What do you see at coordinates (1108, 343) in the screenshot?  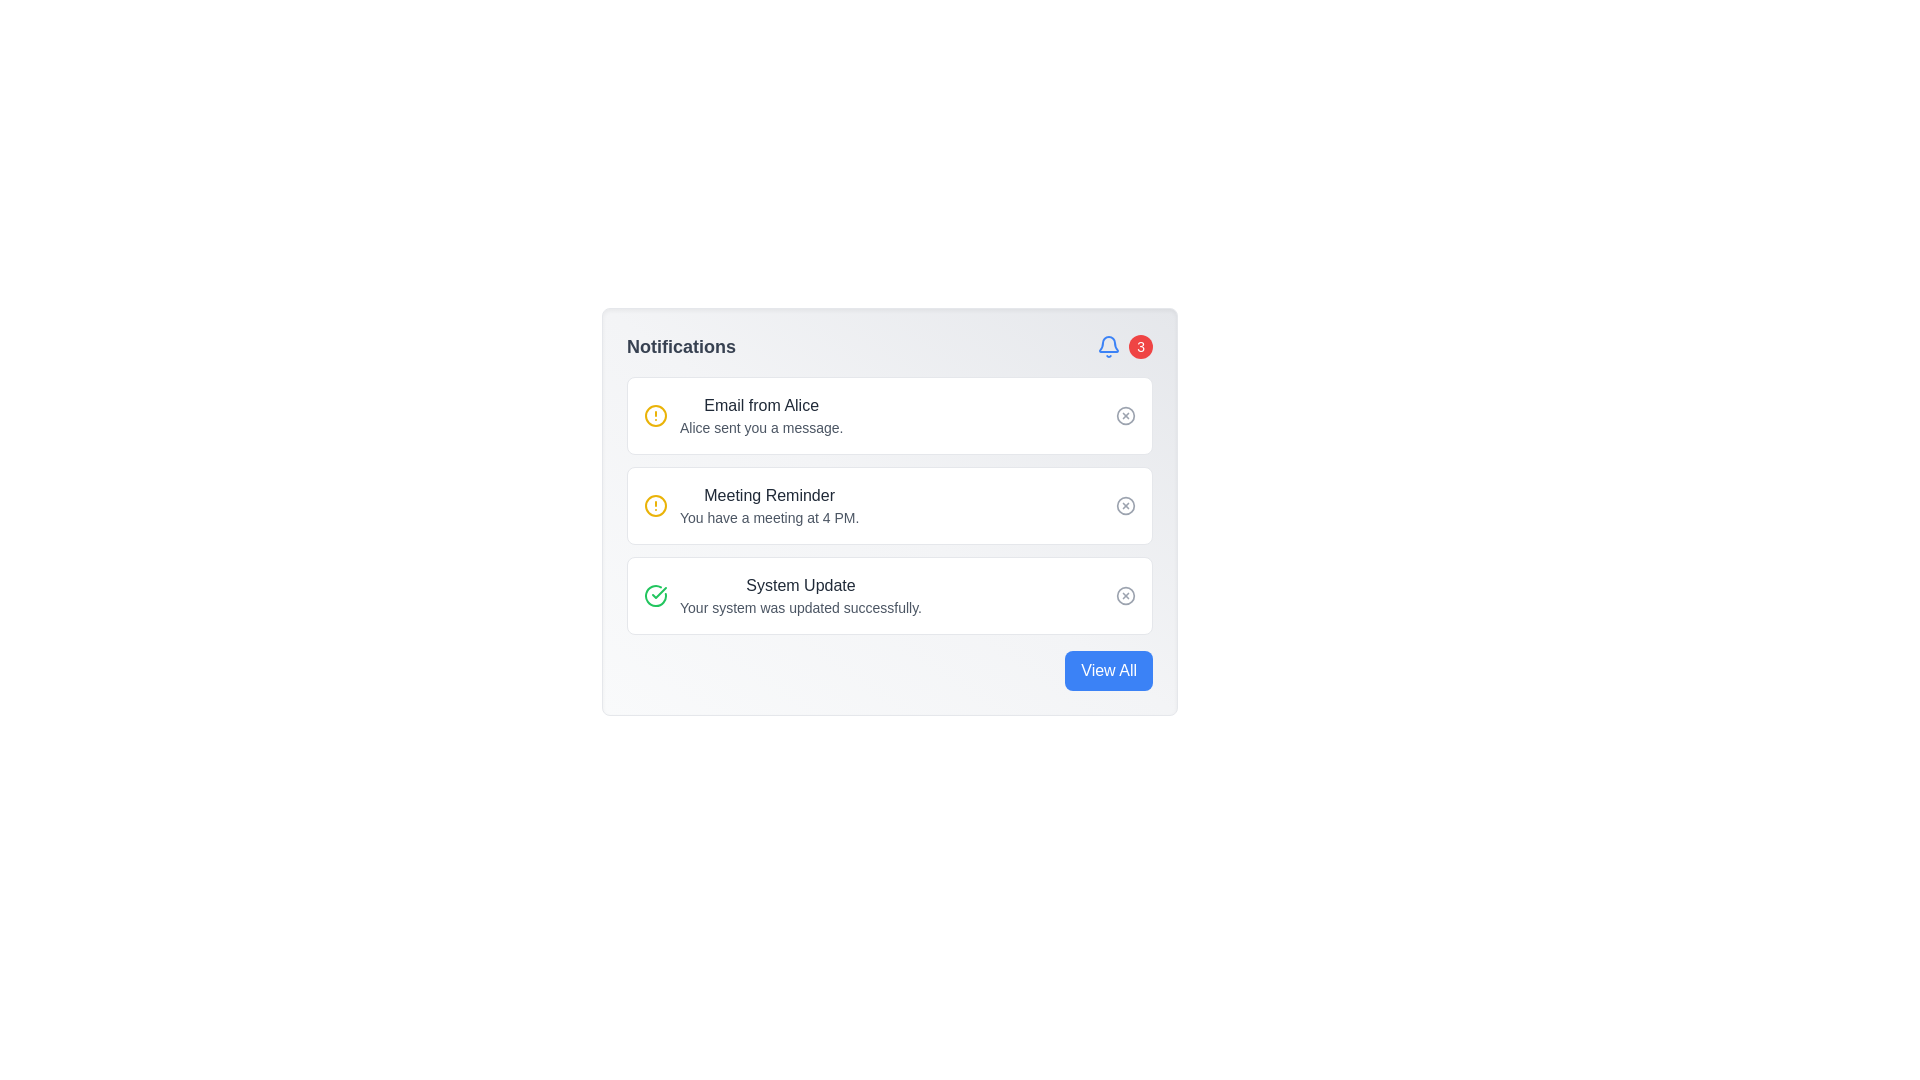 I see `the notification icon located in the top-right corner of the notification panel, adjacent to the red badge indicating three new notifications` at bounding box center [1108, 343].